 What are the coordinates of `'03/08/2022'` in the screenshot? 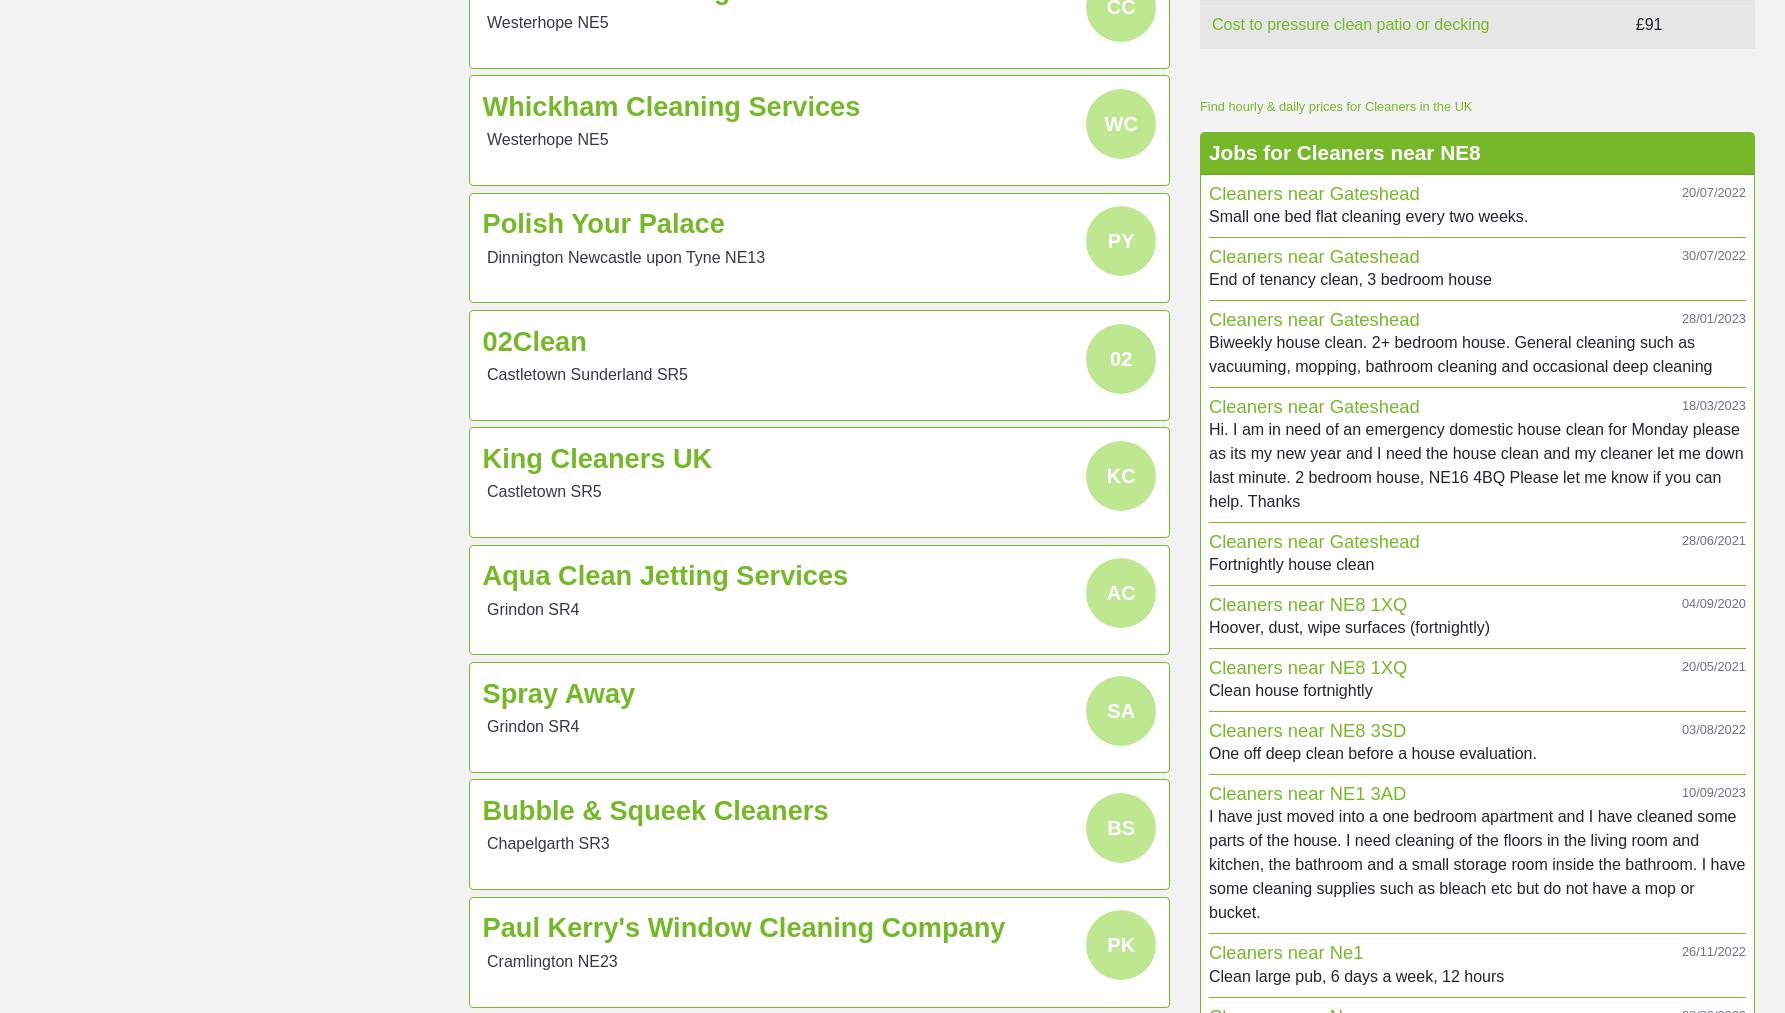 It's located at (1712, 729).